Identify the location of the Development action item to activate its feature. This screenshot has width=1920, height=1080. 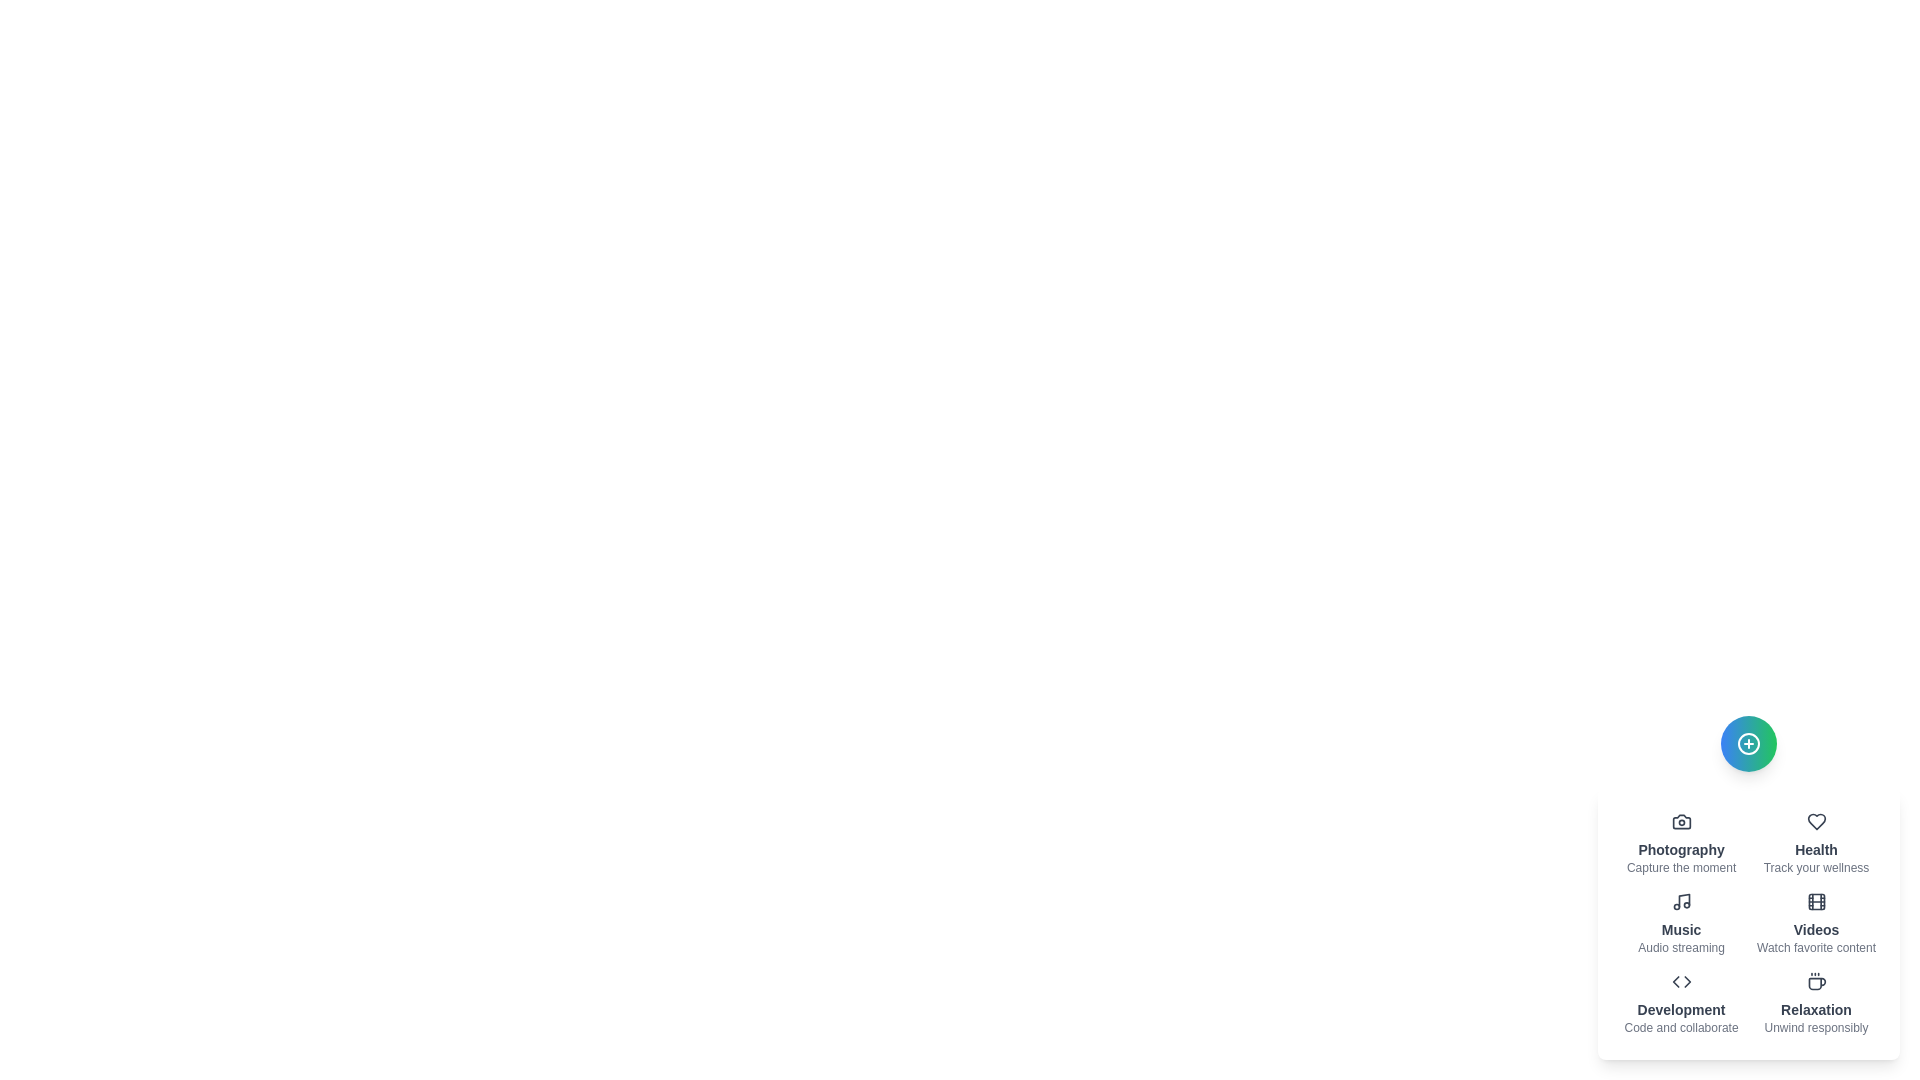
(1680, 1003).